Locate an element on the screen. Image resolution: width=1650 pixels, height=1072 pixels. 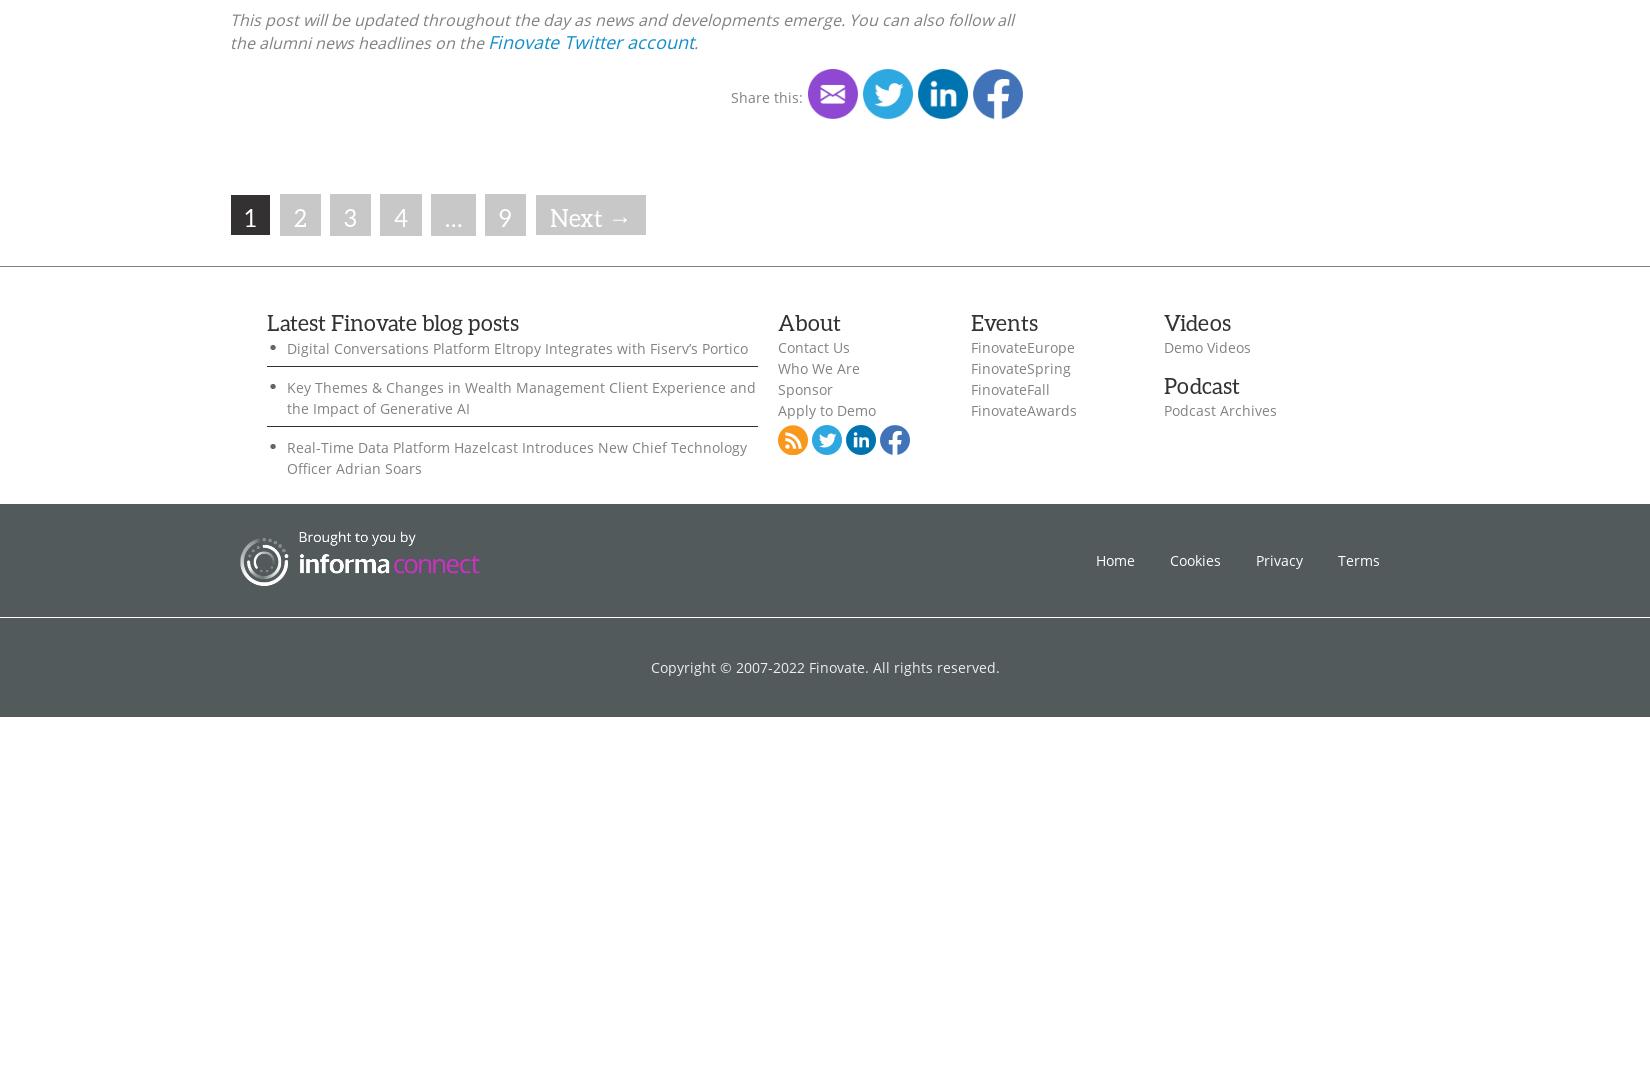
'Home' is located at coordinates (1115, 558).